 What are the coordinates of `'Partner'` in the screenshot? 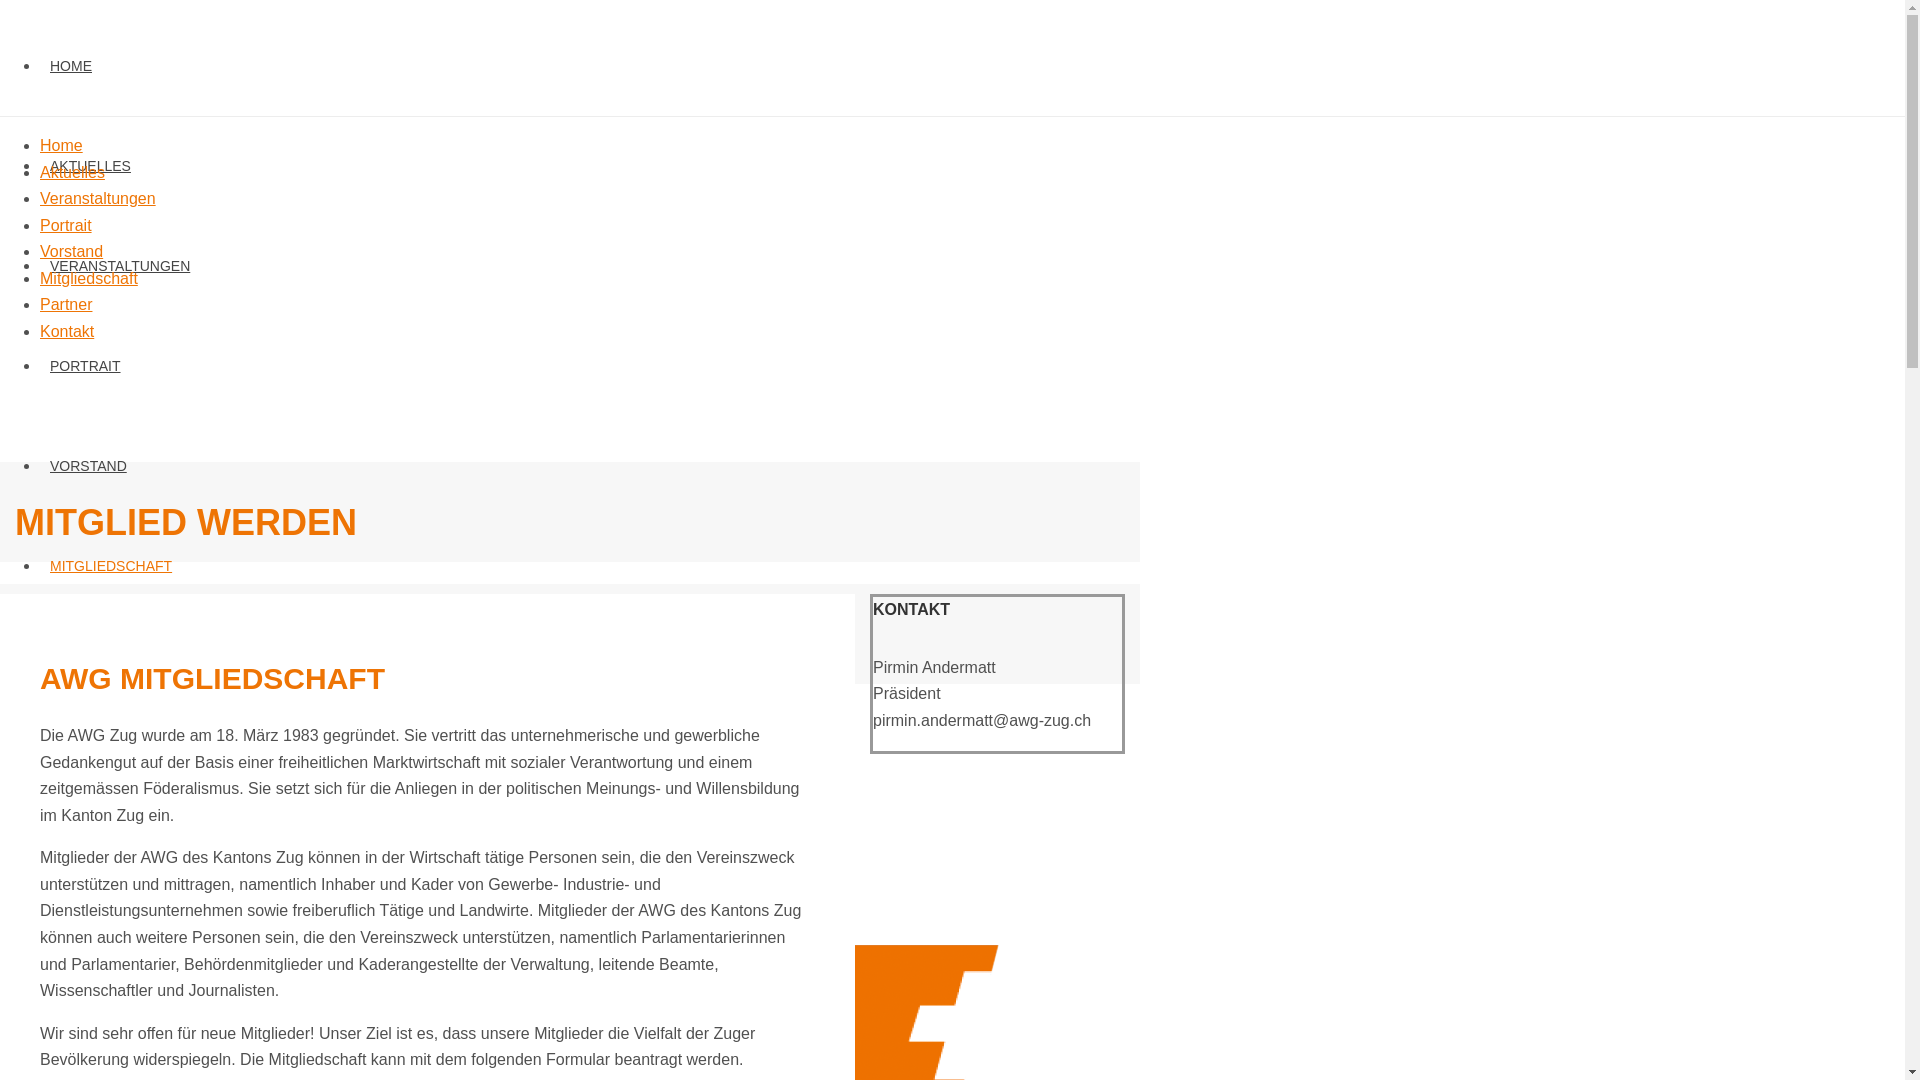 It's located at (66, 304).